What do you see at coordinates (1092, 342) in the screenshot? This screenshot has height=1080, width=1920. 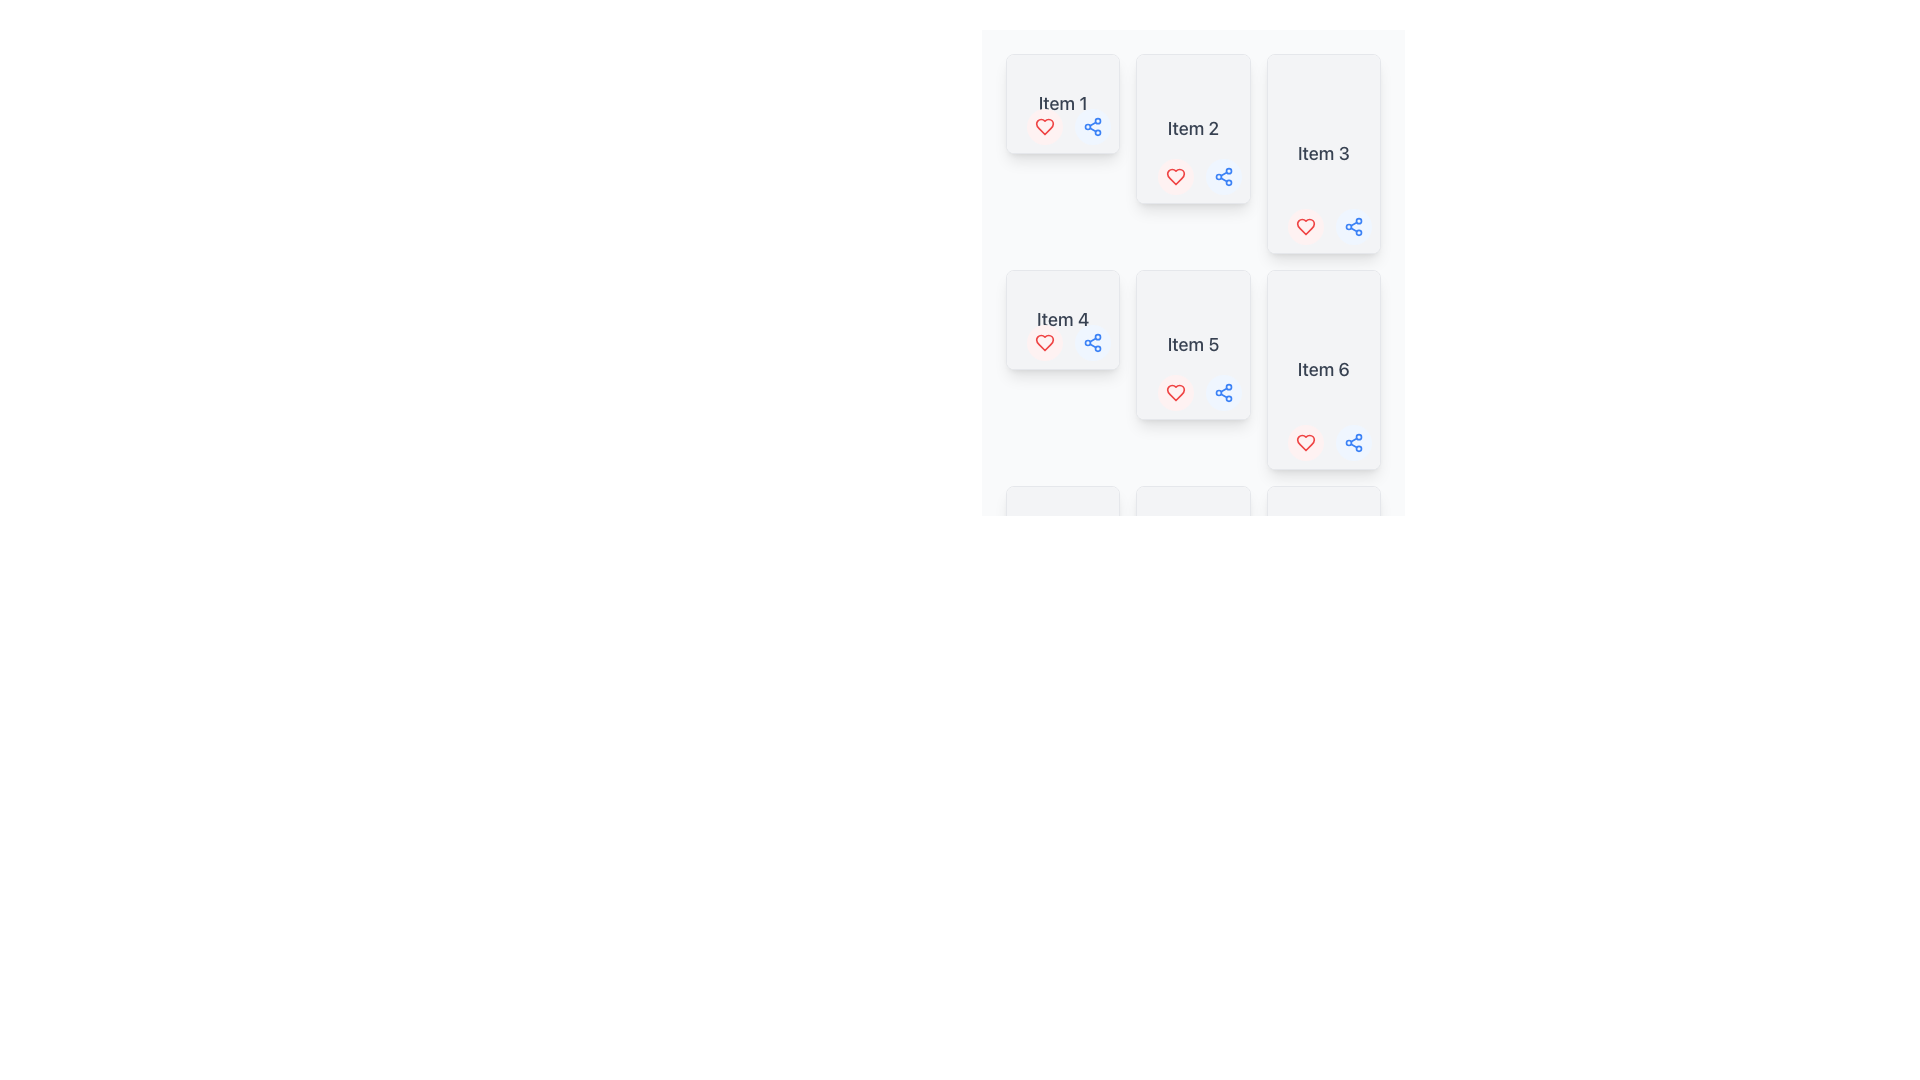 I see `the share button located at the bottom-right corner of the 'Item 4' card` at bounding box center [1092, 342].